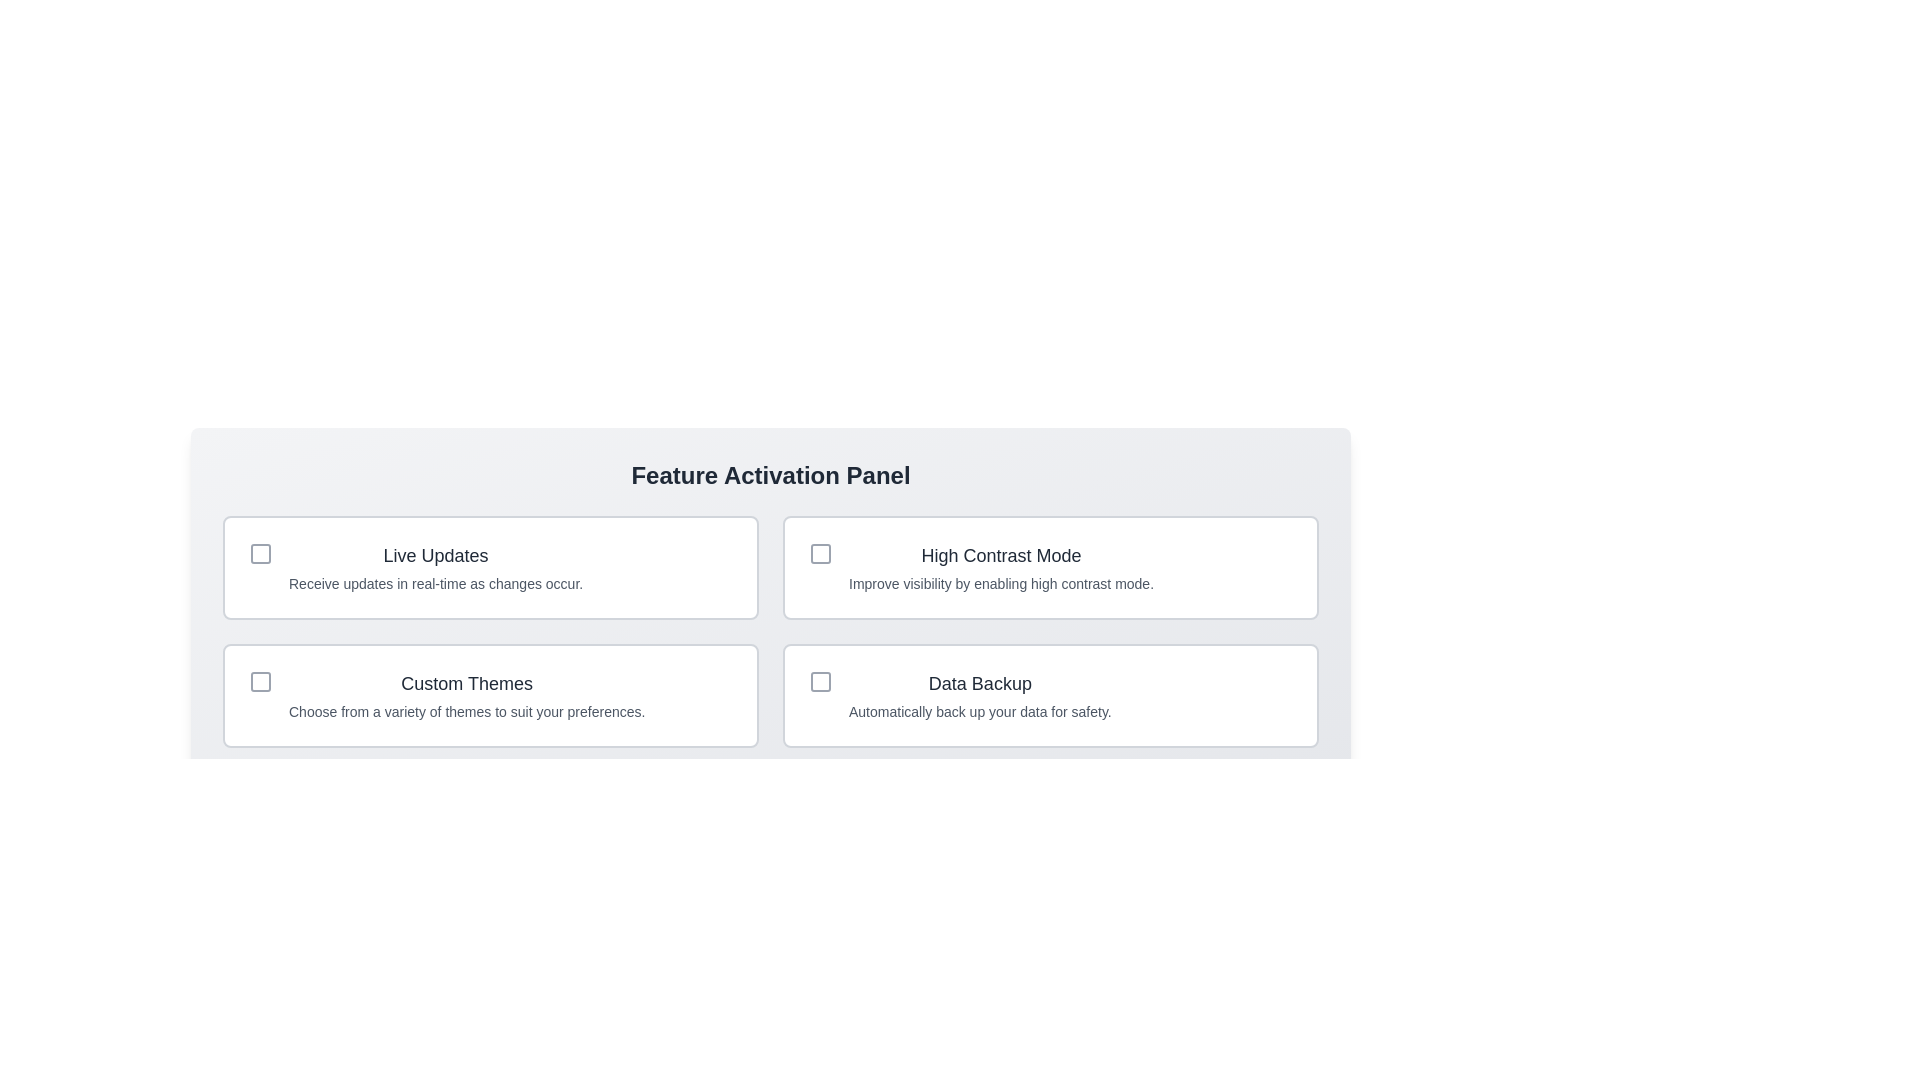 The height and width of the screenshot is (1080, 1920). What do you see at coordinates (435, 583) in the screenshot?
I see `the descriptive text label located directly beneath the 'Live Updates' title in the top-left quadrant of the activation panel` at bounding box center [435, 583].